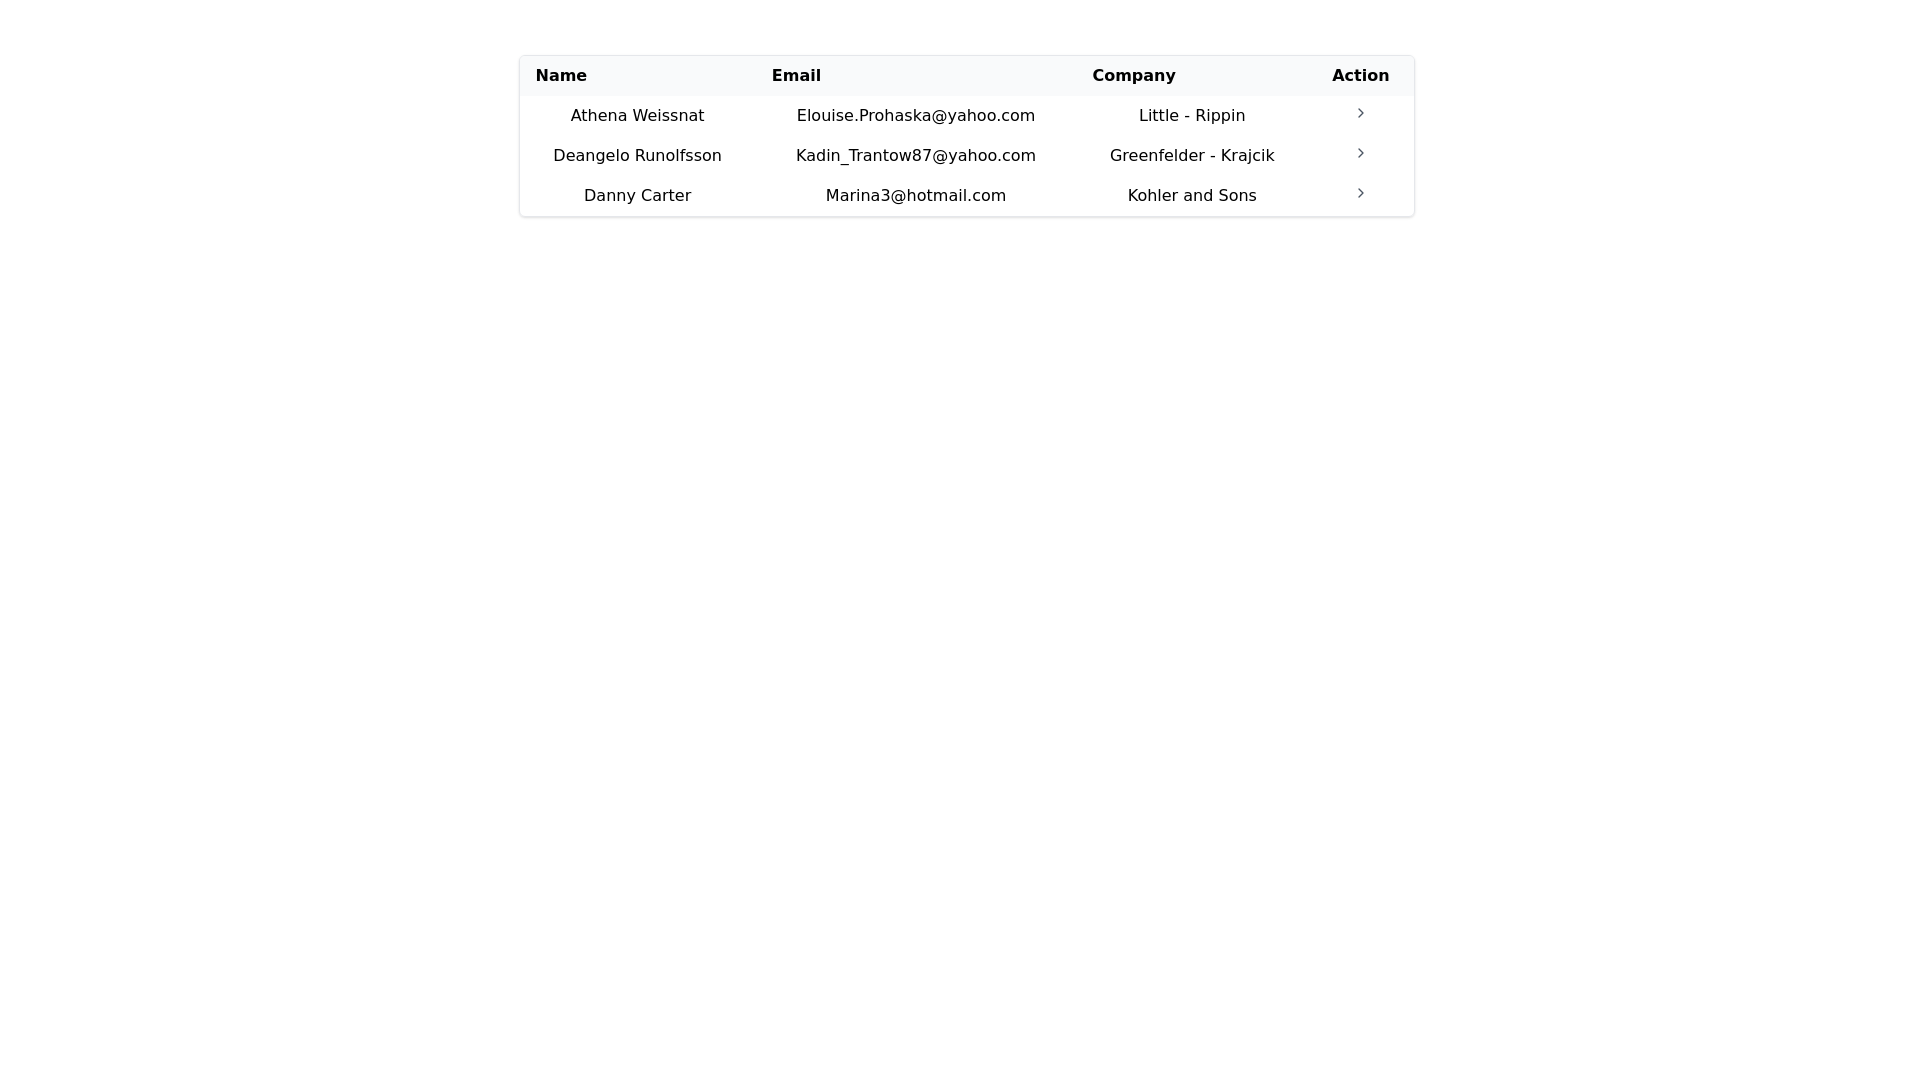  I want to click on the first row of the table containing 'Athena Weissnat', 'Elouise.Prohaska@yahoo.com', and 'Little - Rippin', which ends with an arrow icon, so click(966, 115).